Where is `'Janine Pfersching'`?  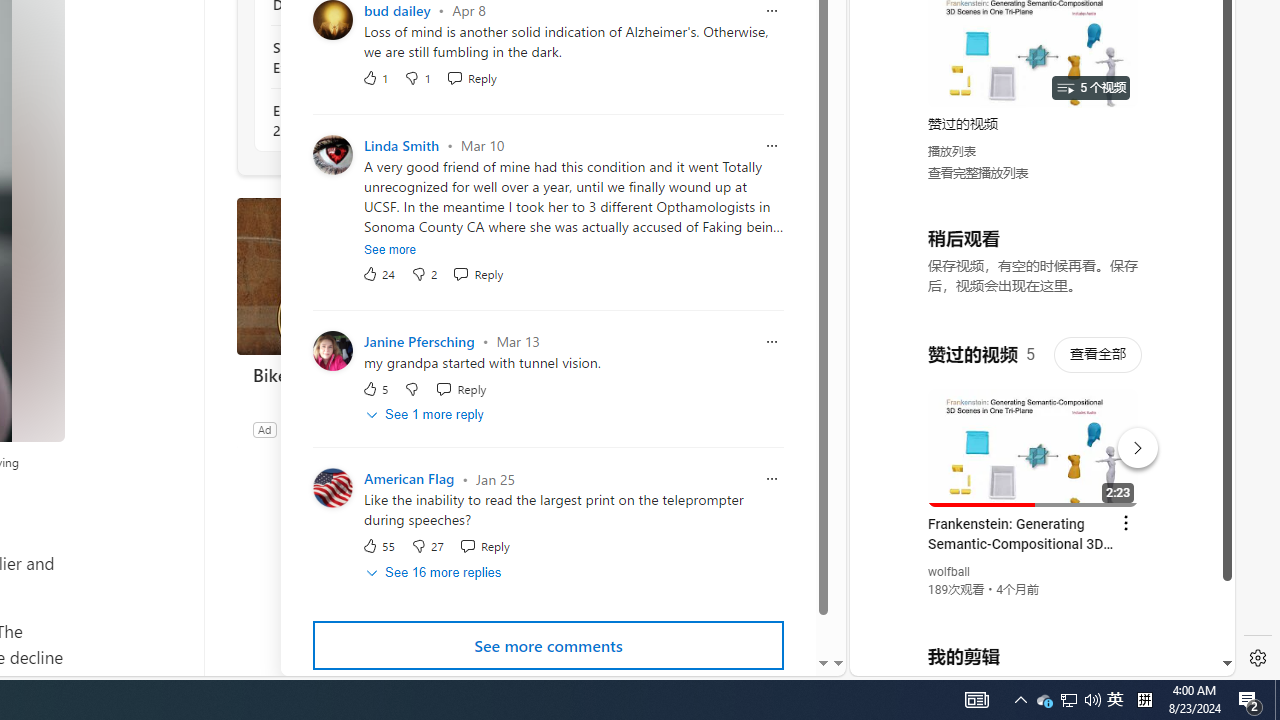 'Janine Pfersching' is located at coordinates (418, 340).